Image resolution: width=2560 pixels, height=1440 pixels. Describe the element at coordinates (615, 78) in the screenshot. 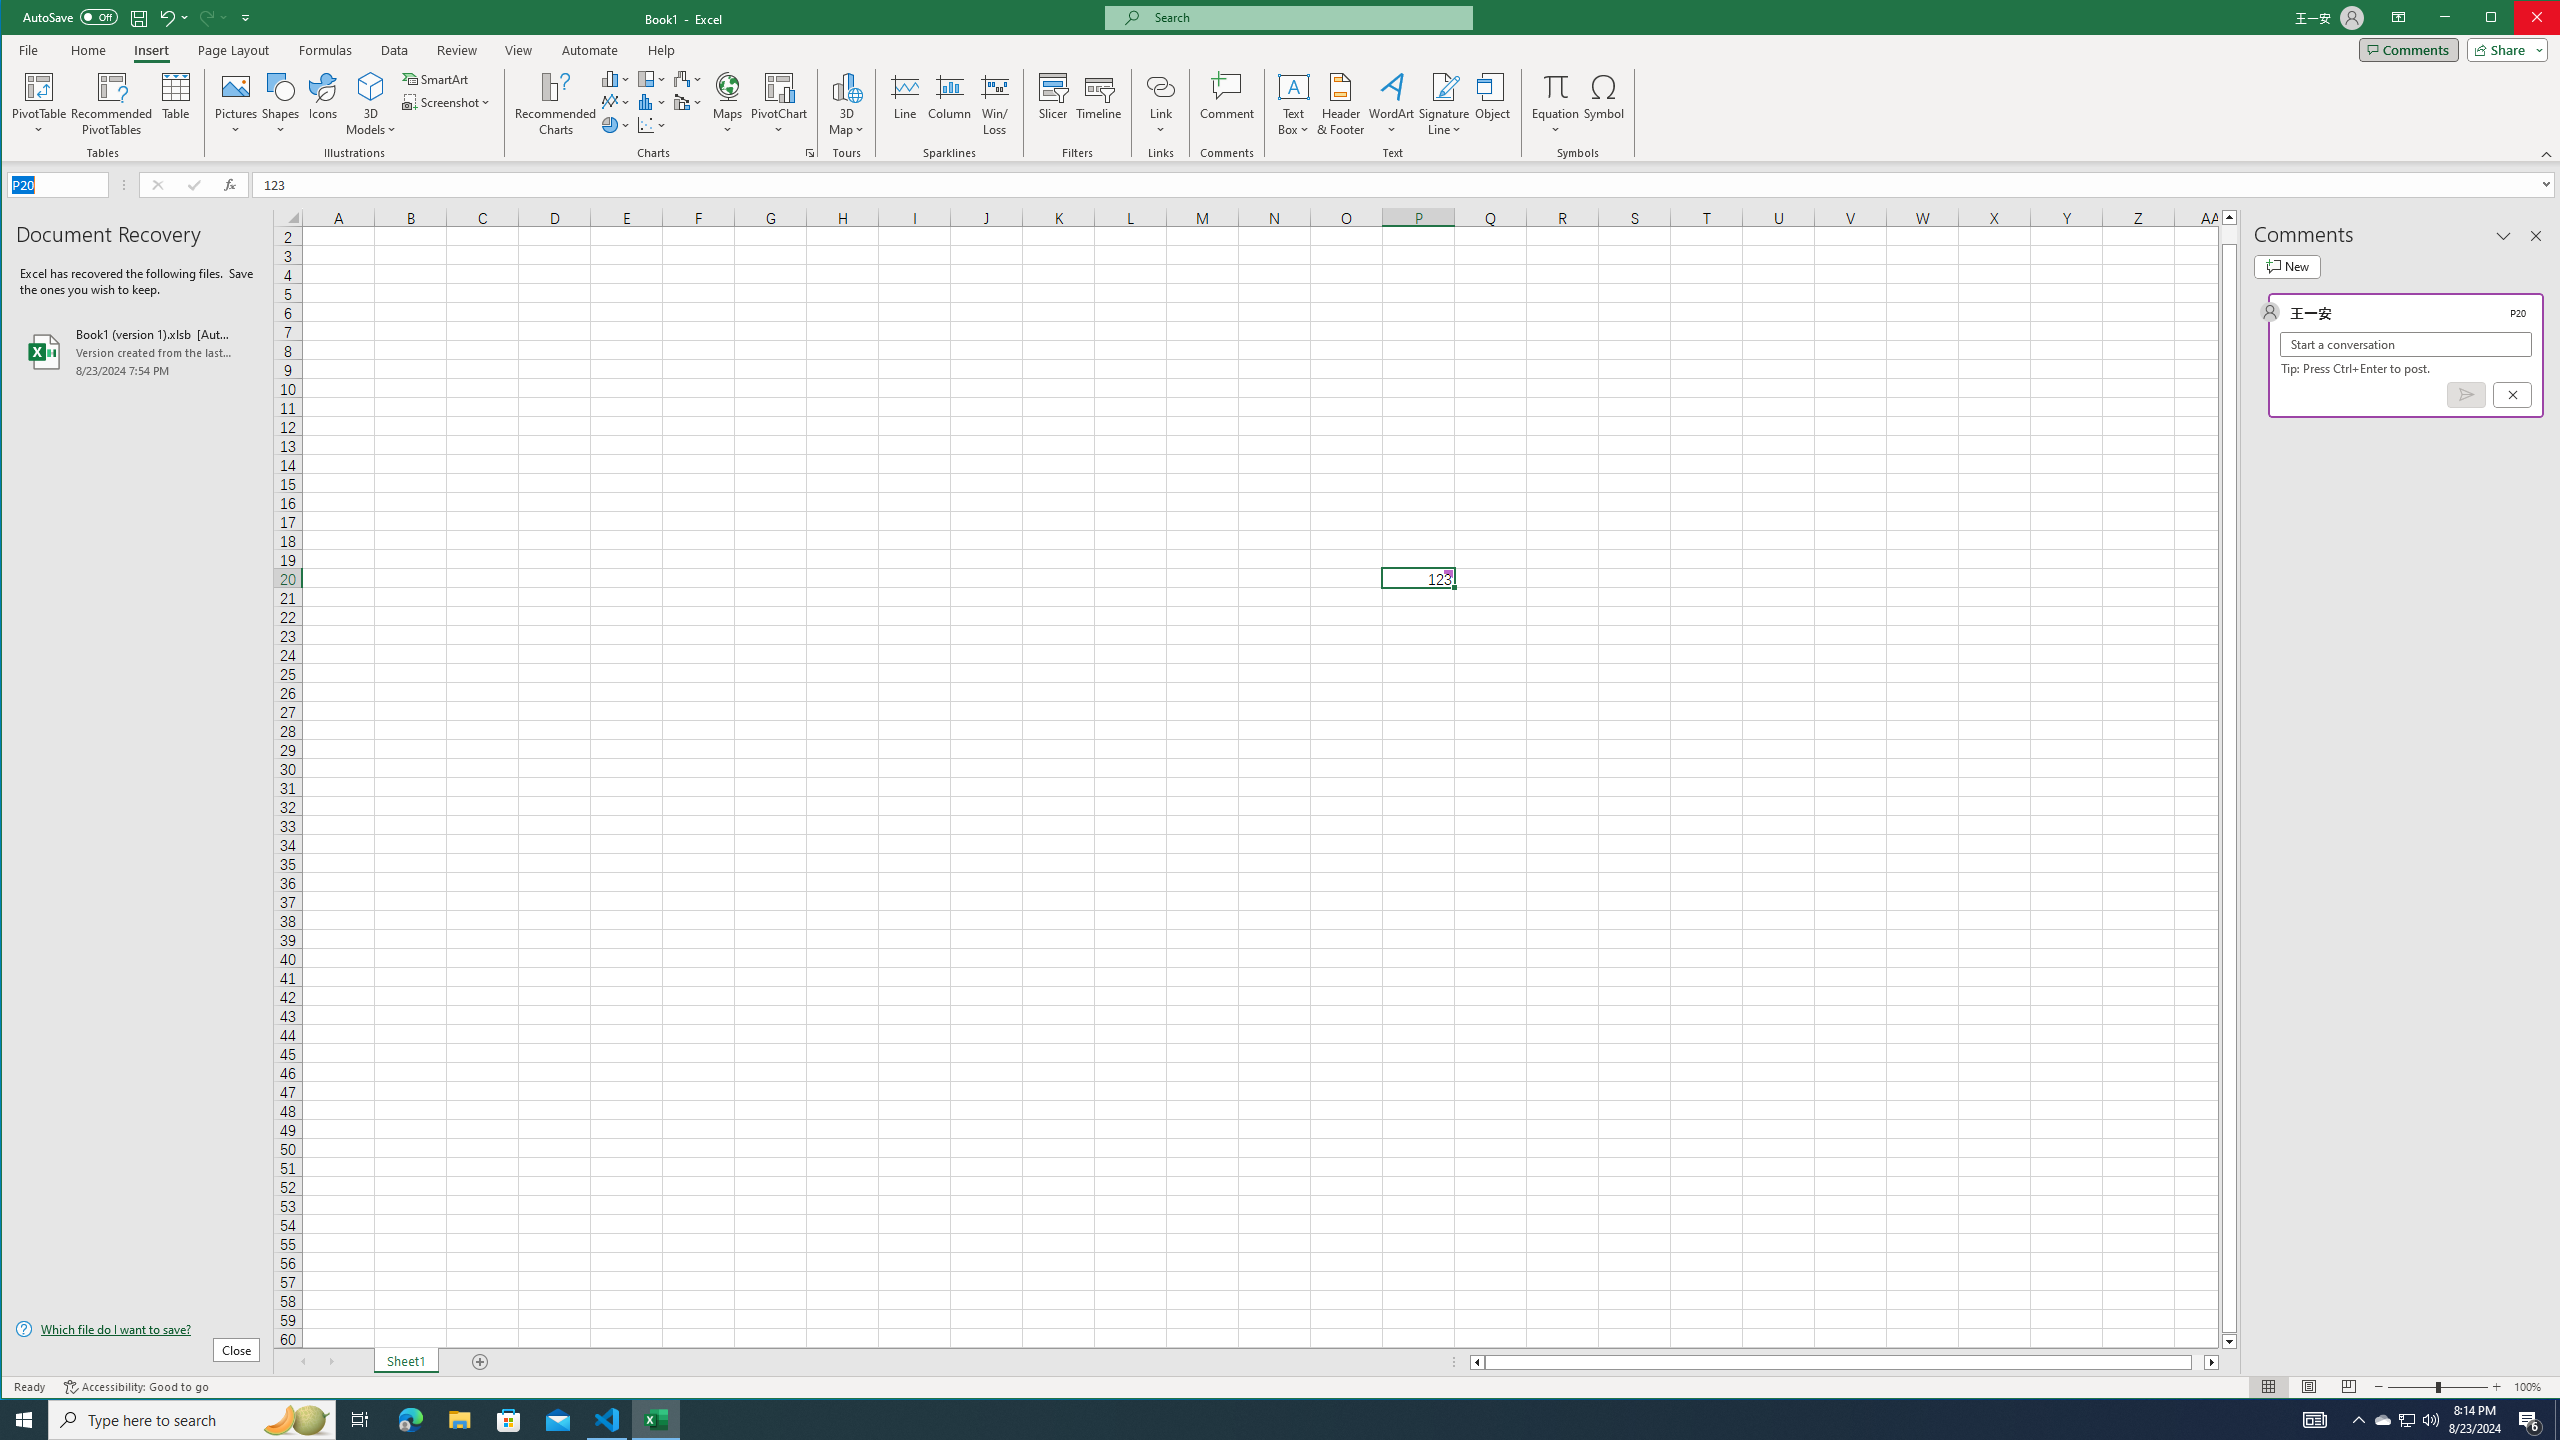

I see `'Insert Column or Bar Chart'` at that location.